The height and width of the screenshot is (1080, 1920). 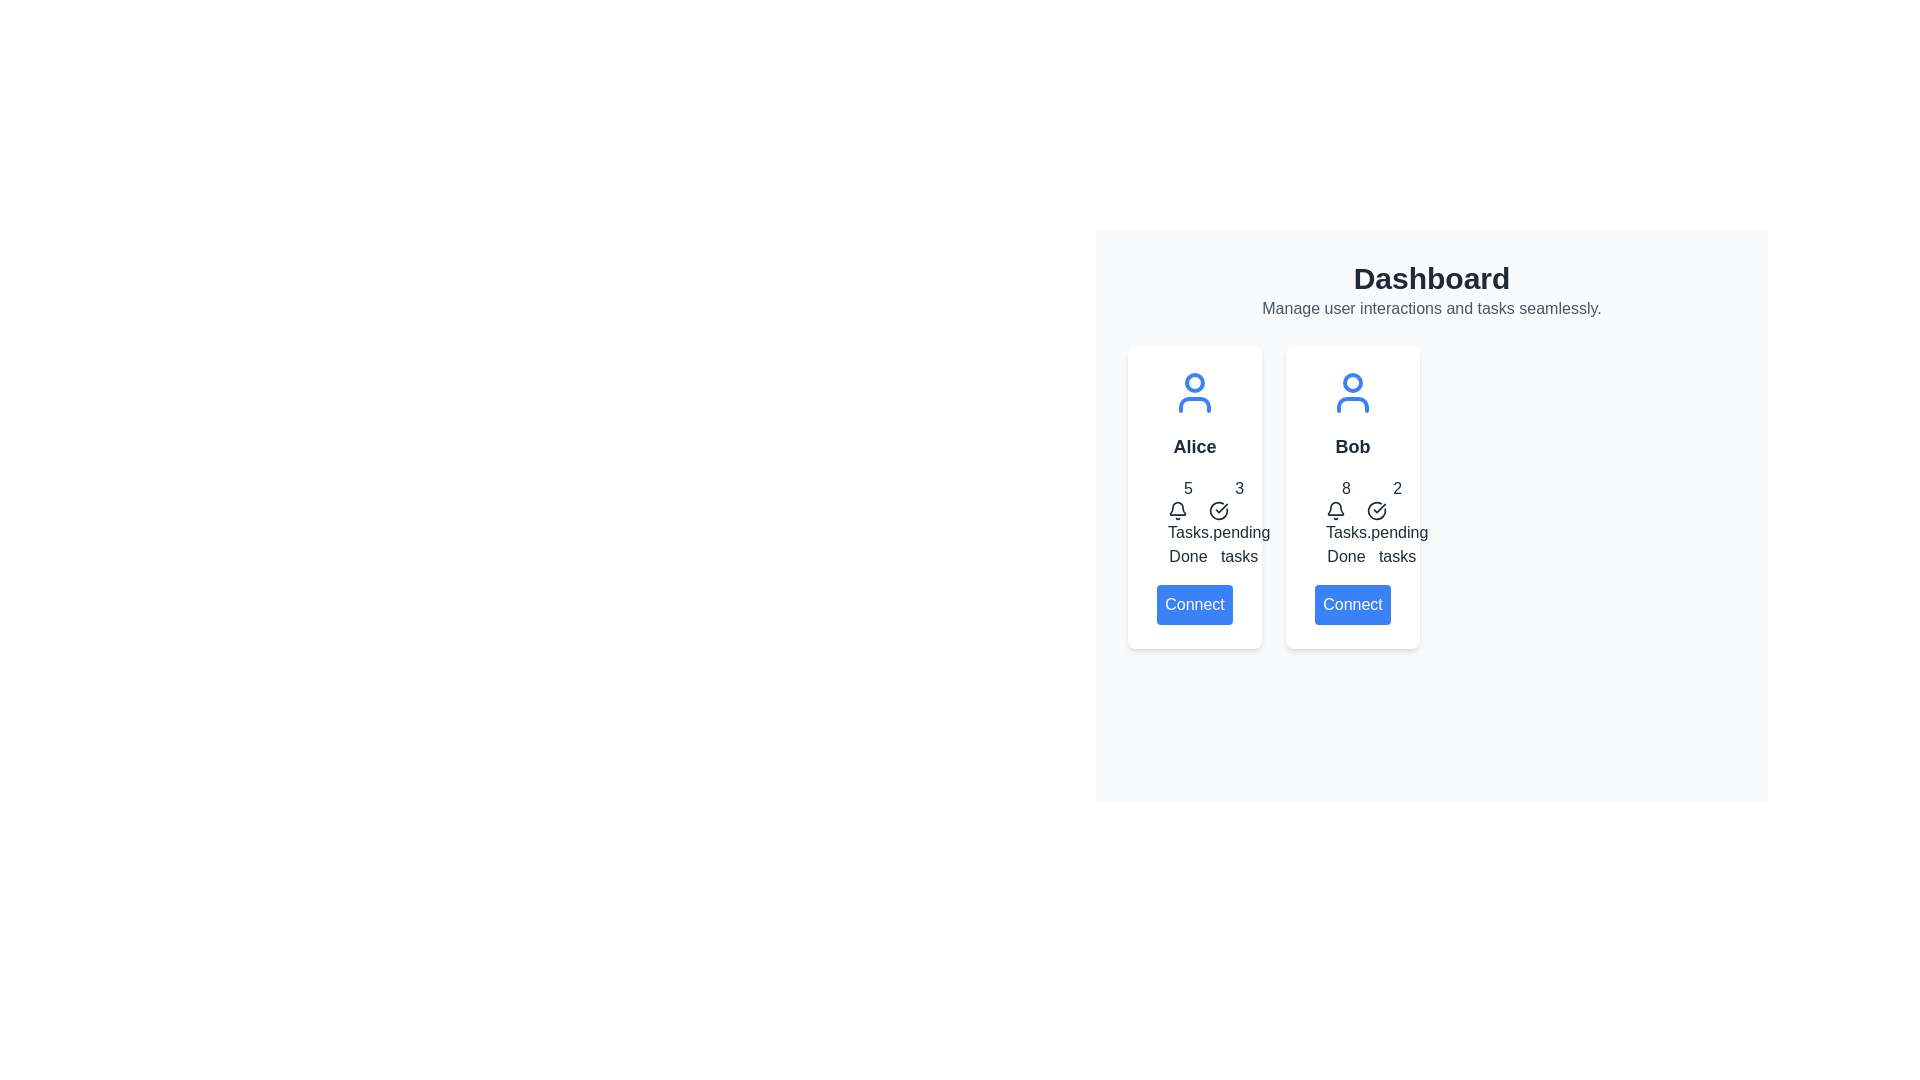 I want to click on the user icon represented by a blue circle above a semi-oval, positioned at the top center of the card component titled 'Alice', so click(x=1195, y=393).